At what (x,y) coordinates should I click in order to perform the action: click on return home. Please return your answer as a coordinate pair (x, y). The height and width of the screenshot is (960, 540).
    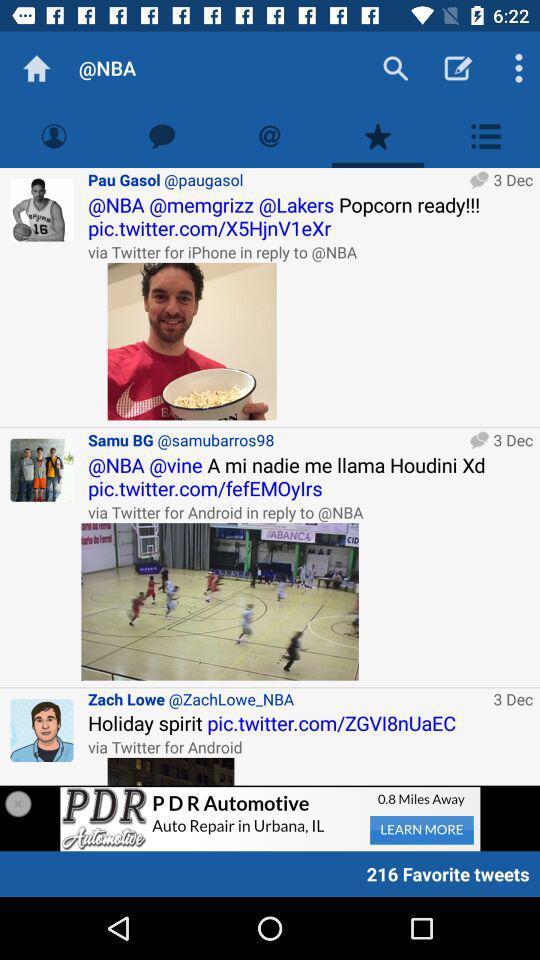
    Looking at the image, I should click on (36, 68).